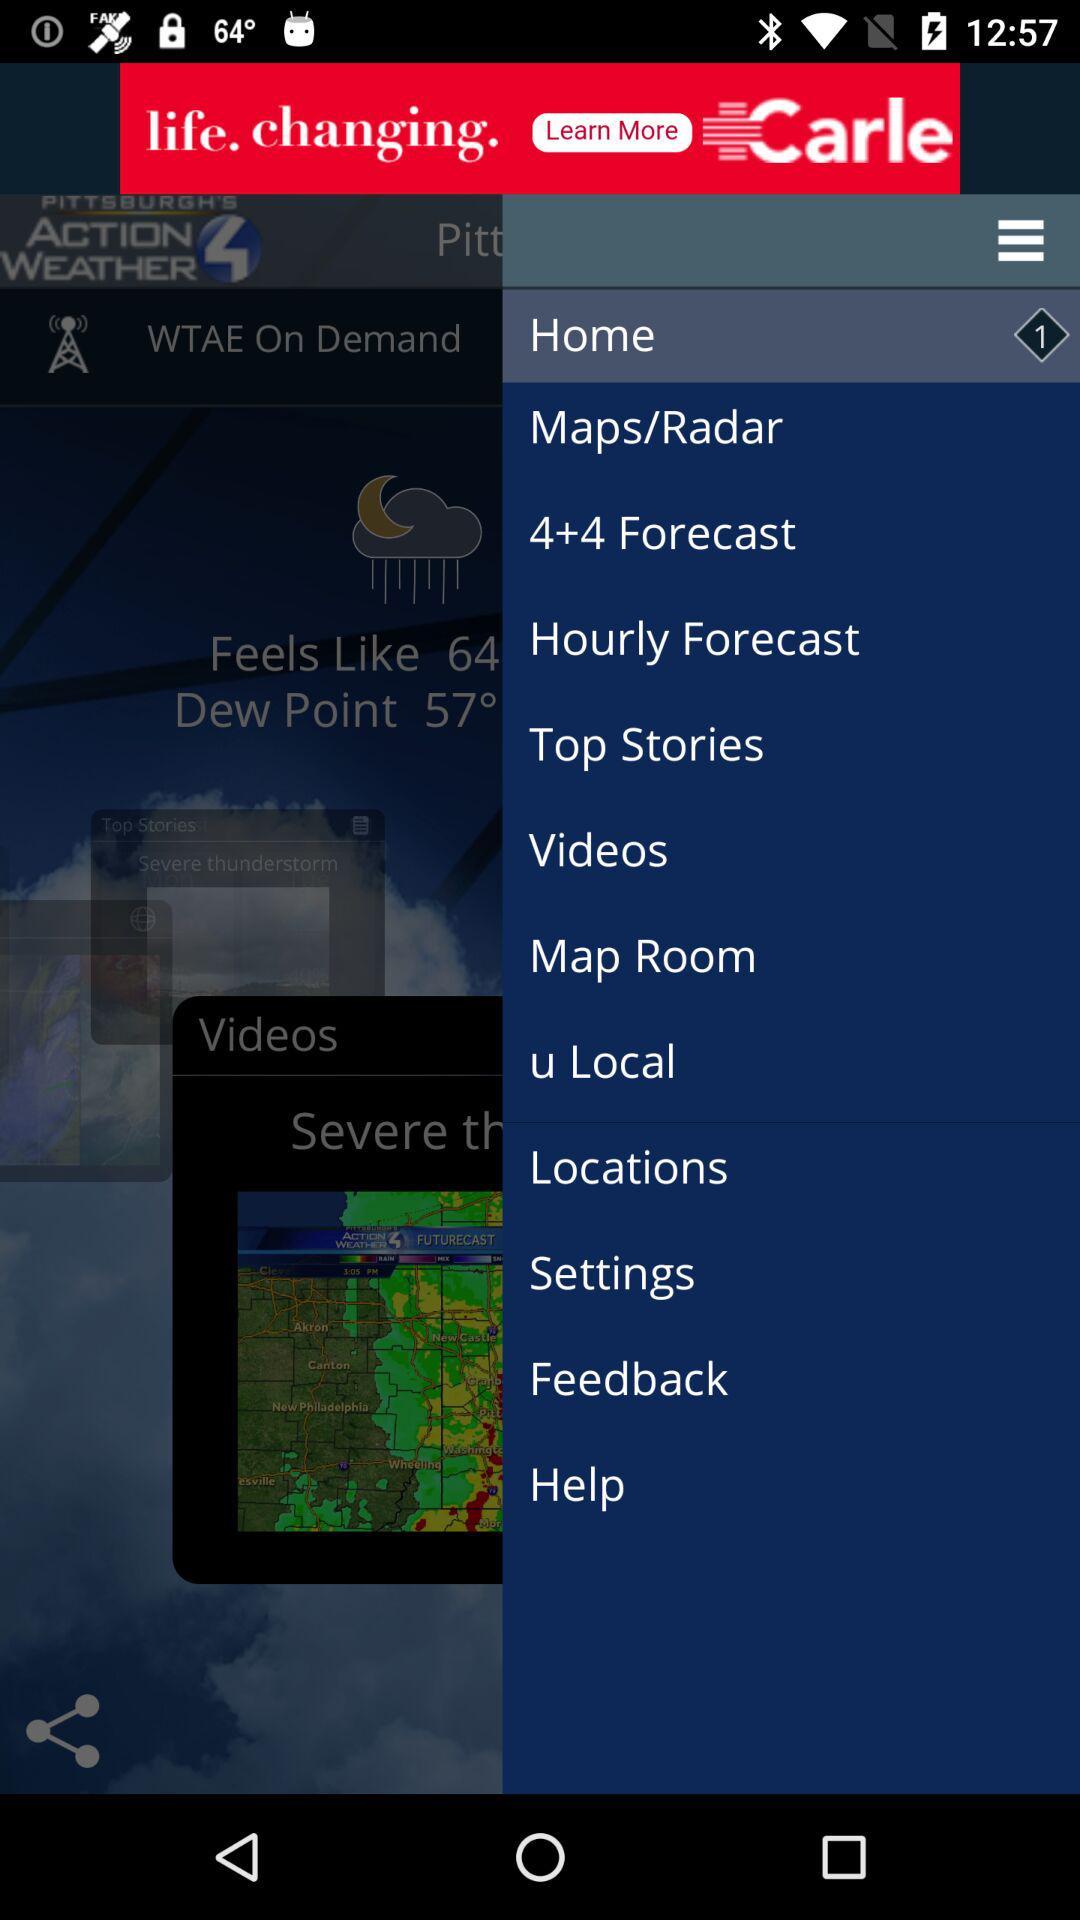 The height and width of the screenshot is (1920, 1080). What do you see at coordinates (61, 1730) in the screenshot?
I see `the share icon` at bounding box center [61, 1730].